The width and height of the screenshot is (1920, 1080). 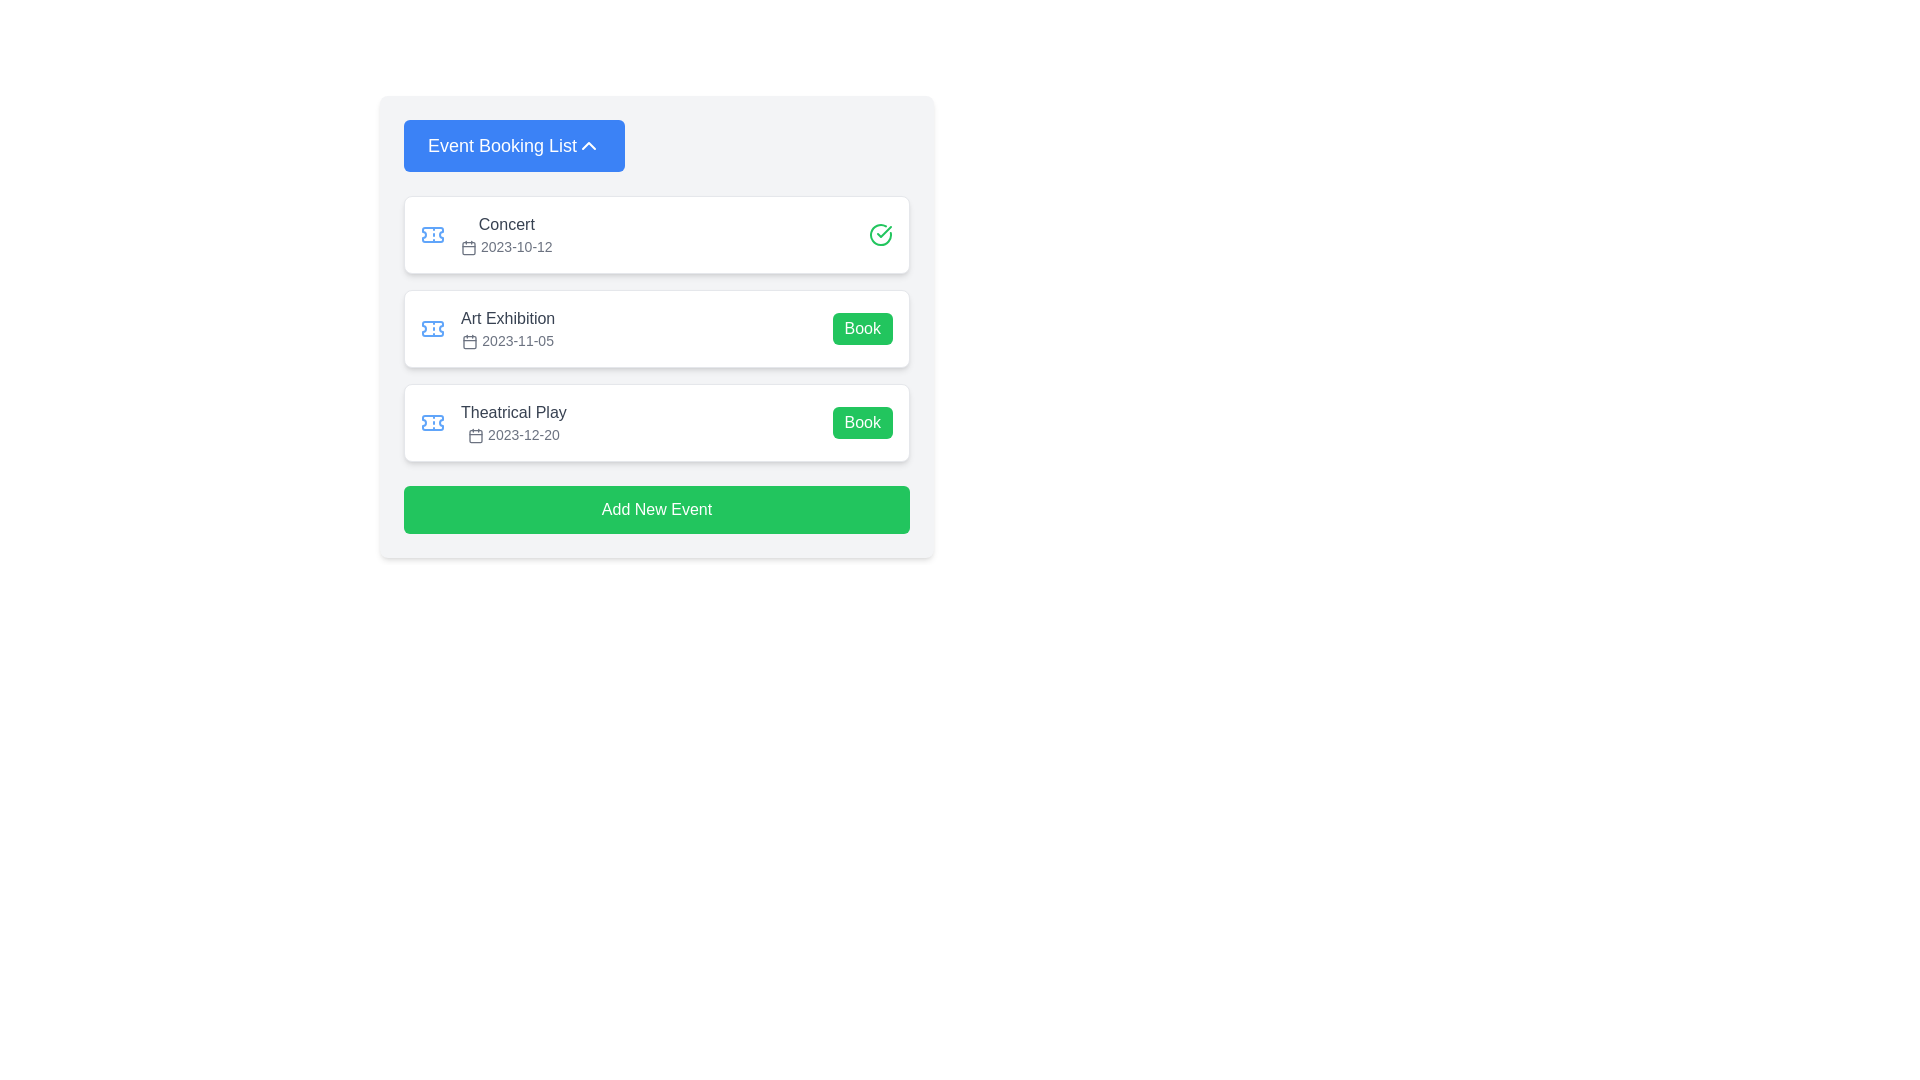 I want to click on the 'Event Booking List' button for keyboard interaction by moving the cursor to its center, so click(x=514, y=145).